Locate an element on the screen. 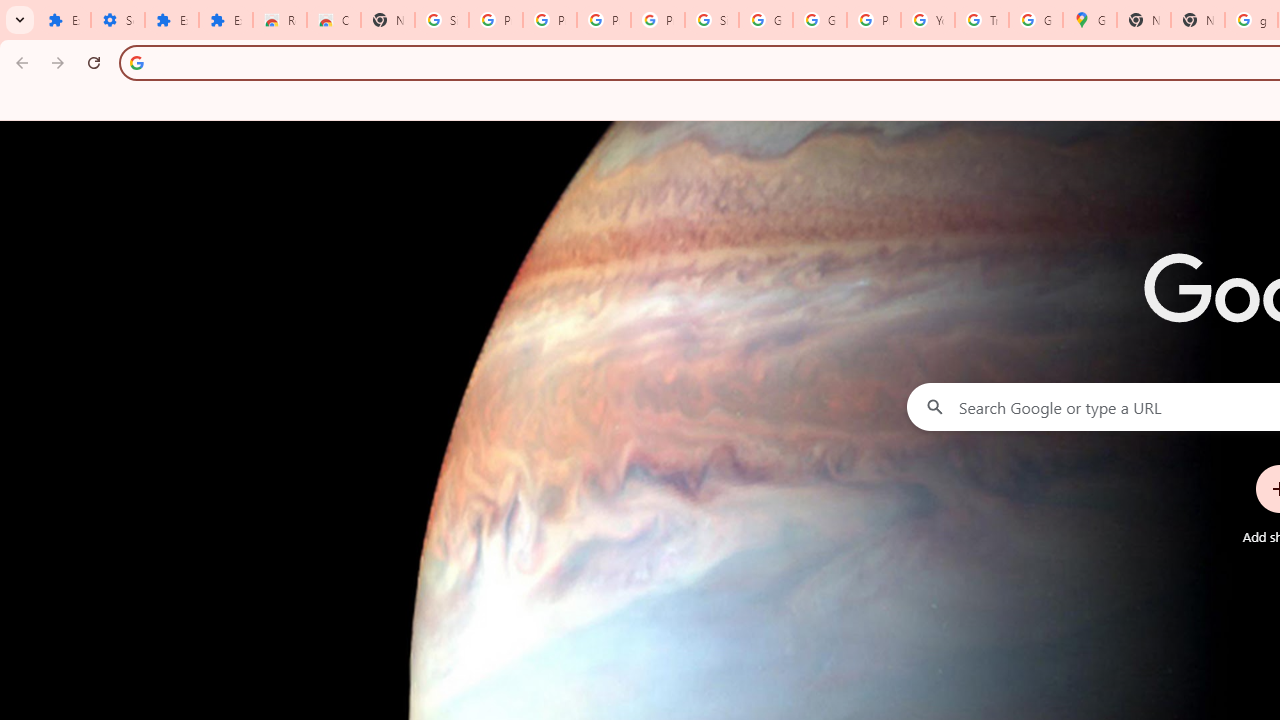 The height and width of the screenshot is (720, 1280). 'Extensions' is located at coordinates (225, 20).